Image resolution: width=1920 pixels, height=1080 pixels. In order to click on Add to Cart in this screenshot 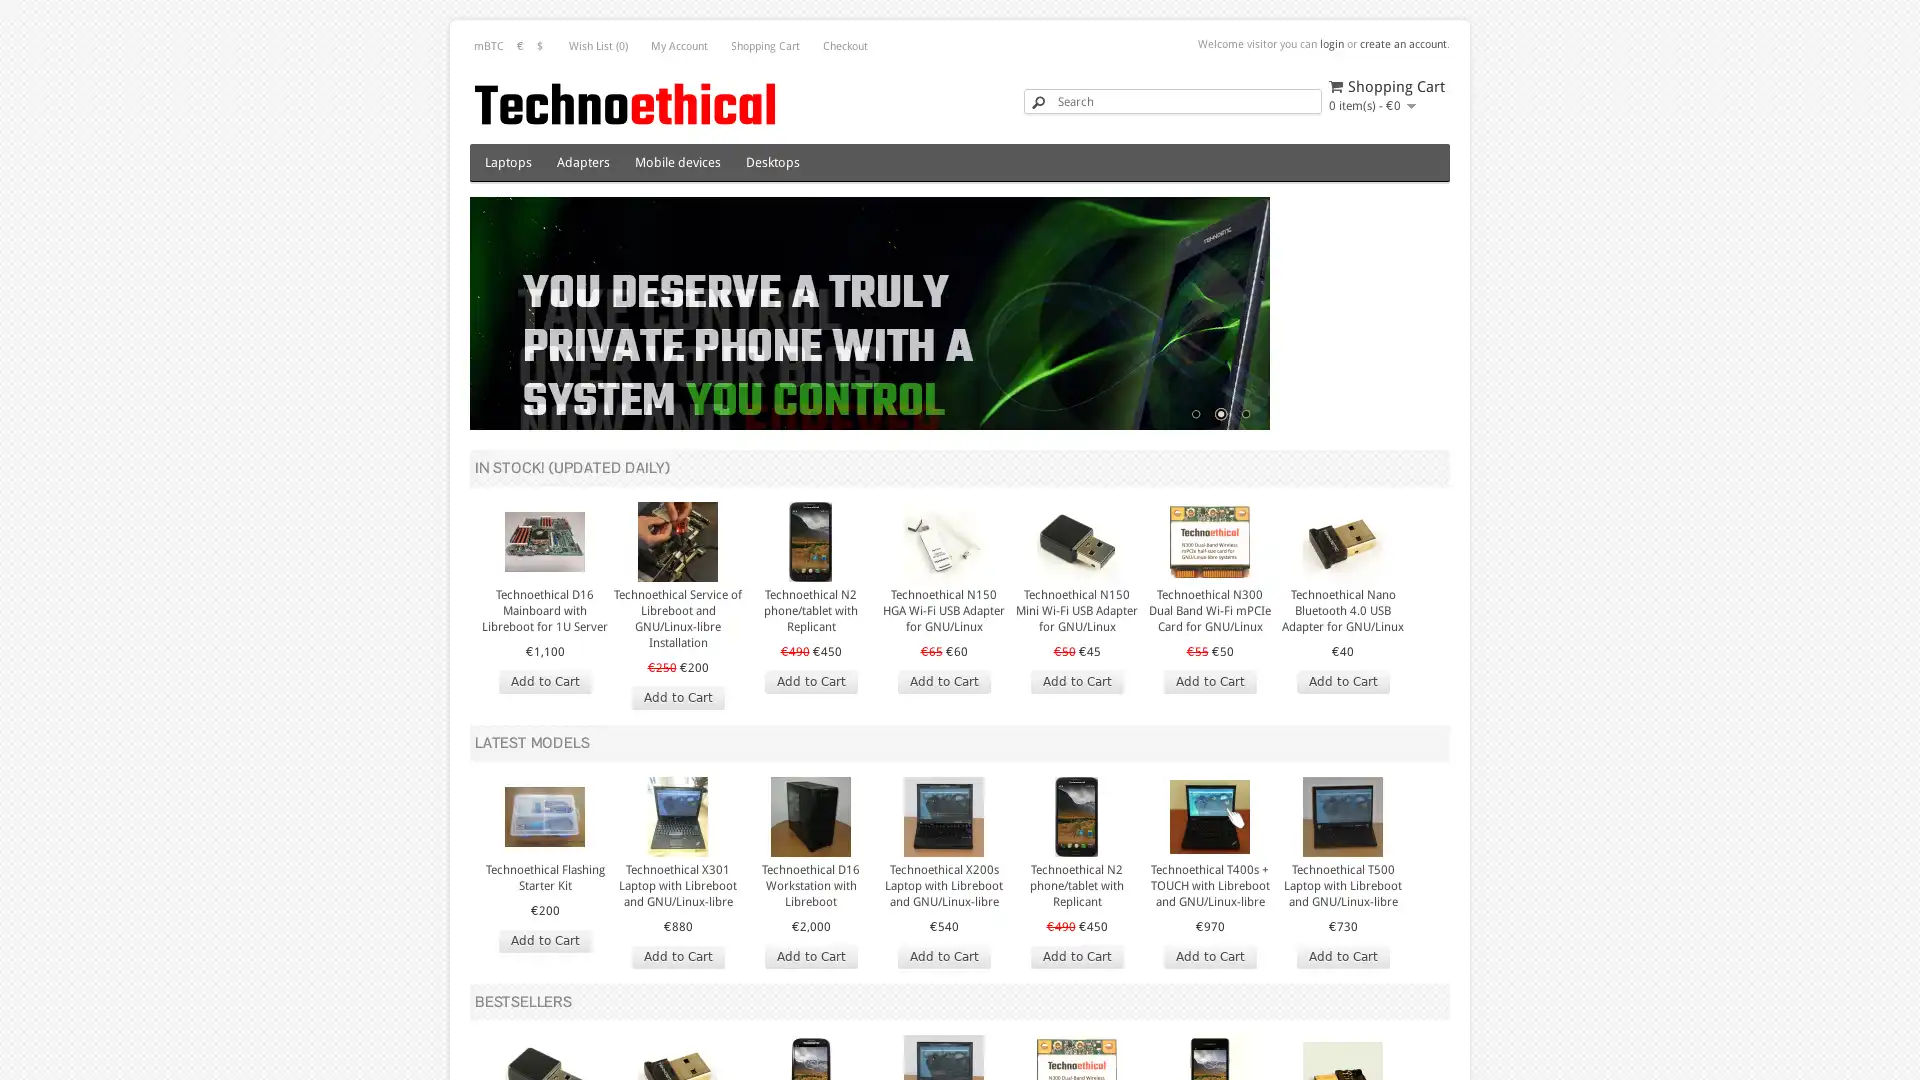, I will do `click(1075, 748)`.